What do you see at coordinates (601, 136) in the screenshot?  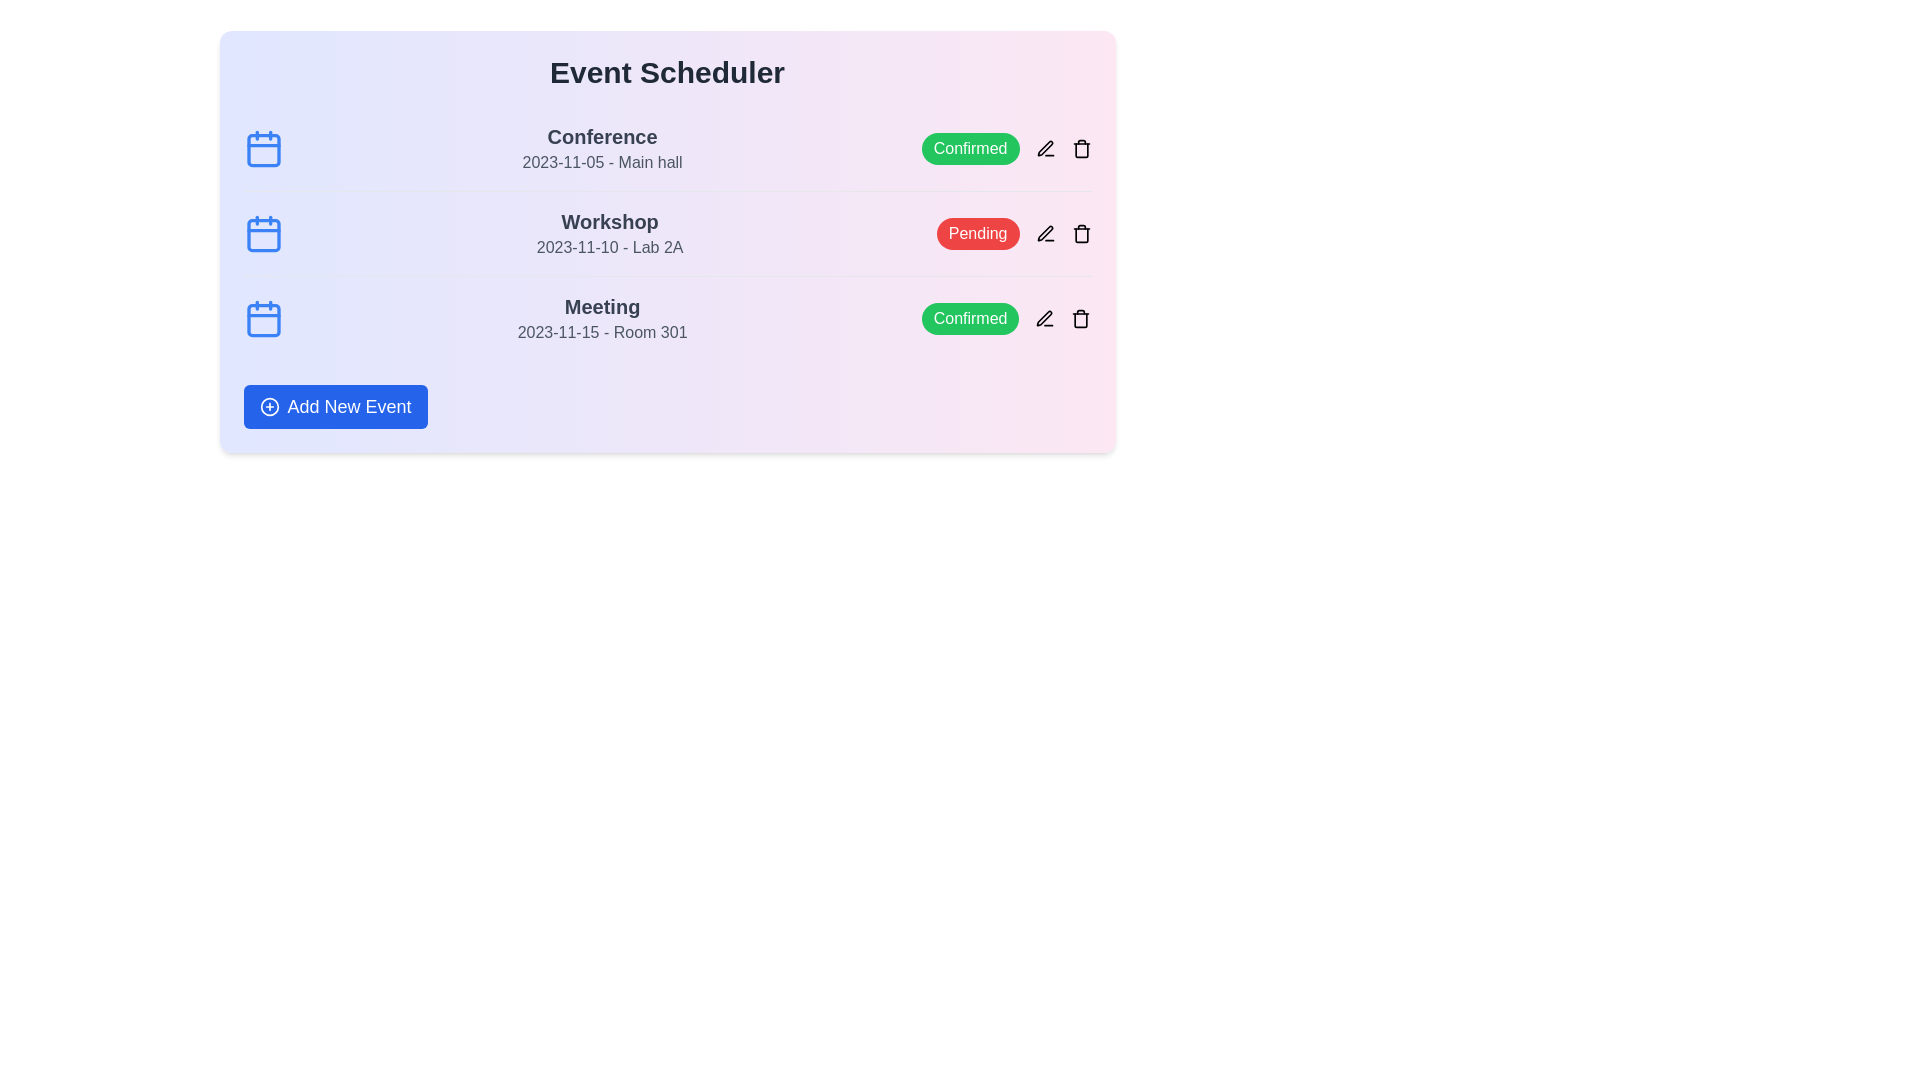 I see `text label indicating the event's title 'Conference' located at the top of the section in the event scheduler interface` at bounding box center [601, 136].